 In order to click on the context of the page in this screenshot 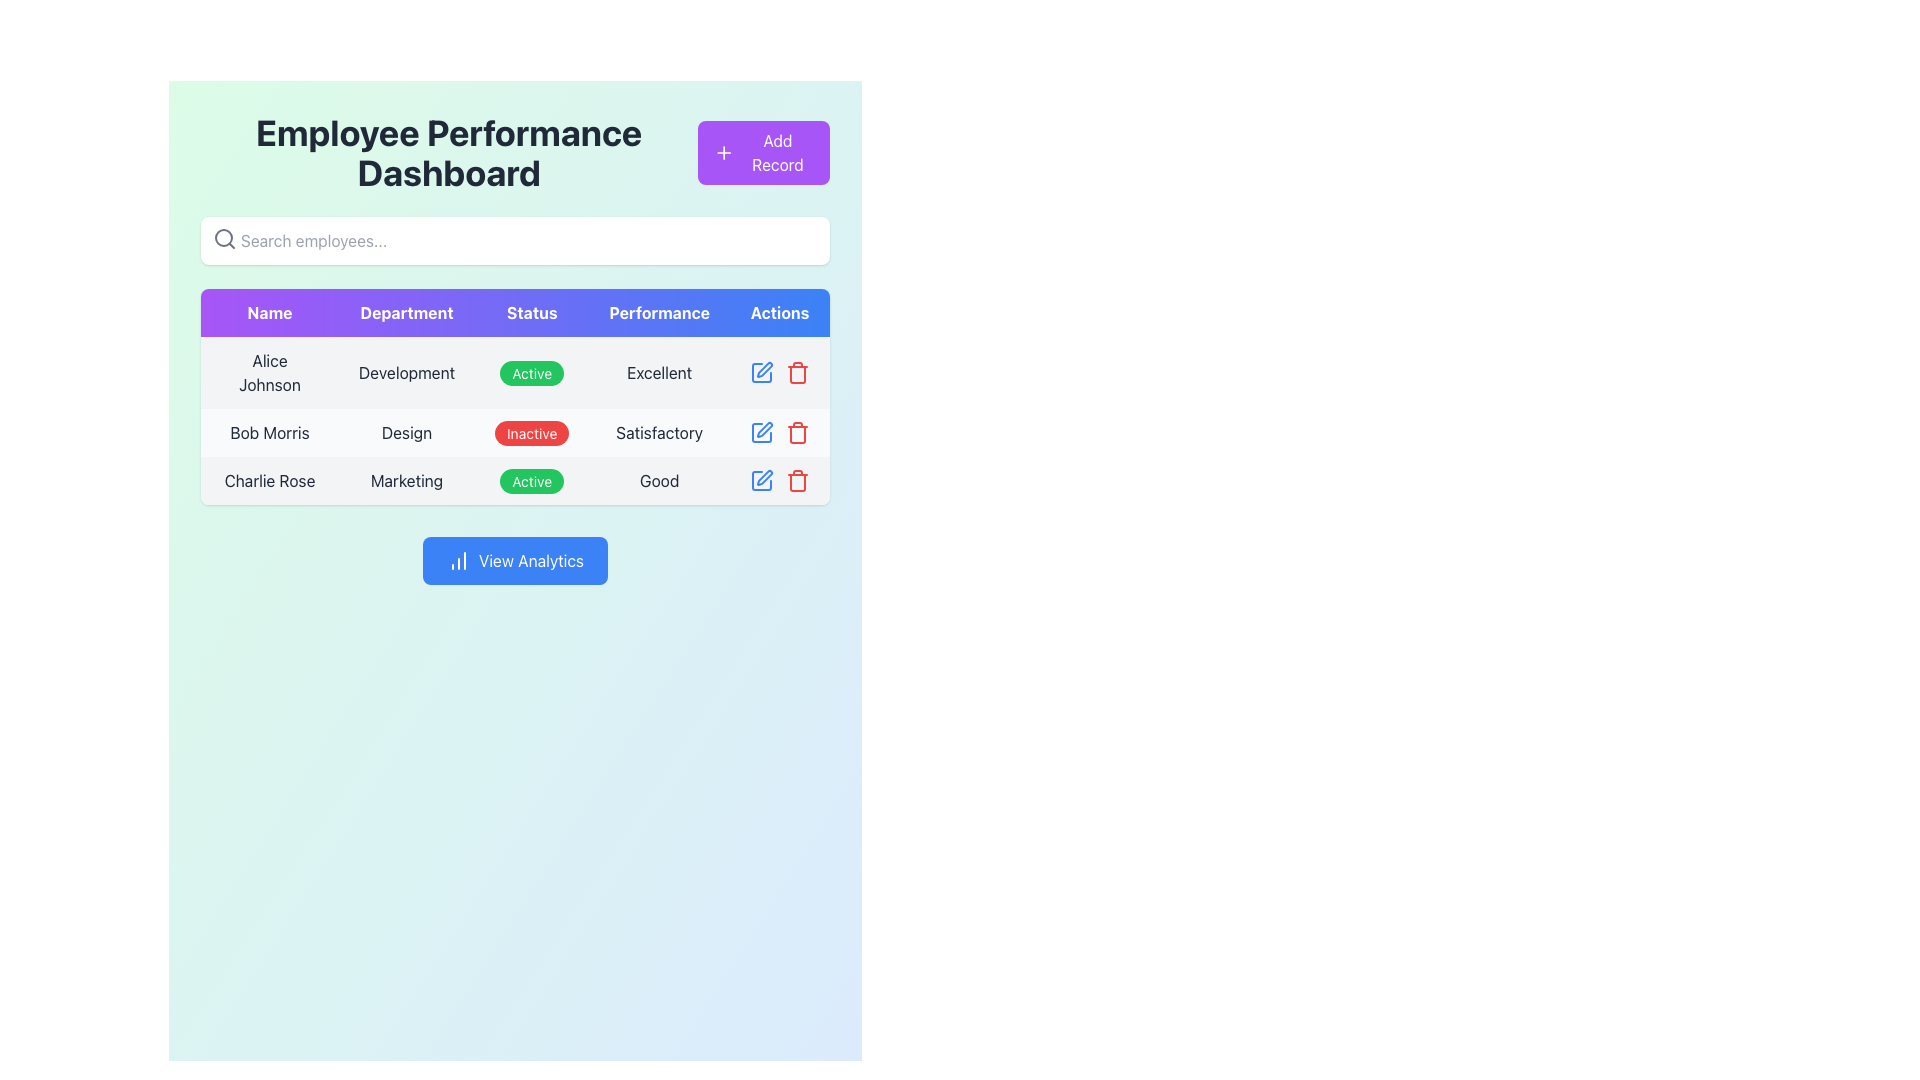, I will do `click(448, 152)`.